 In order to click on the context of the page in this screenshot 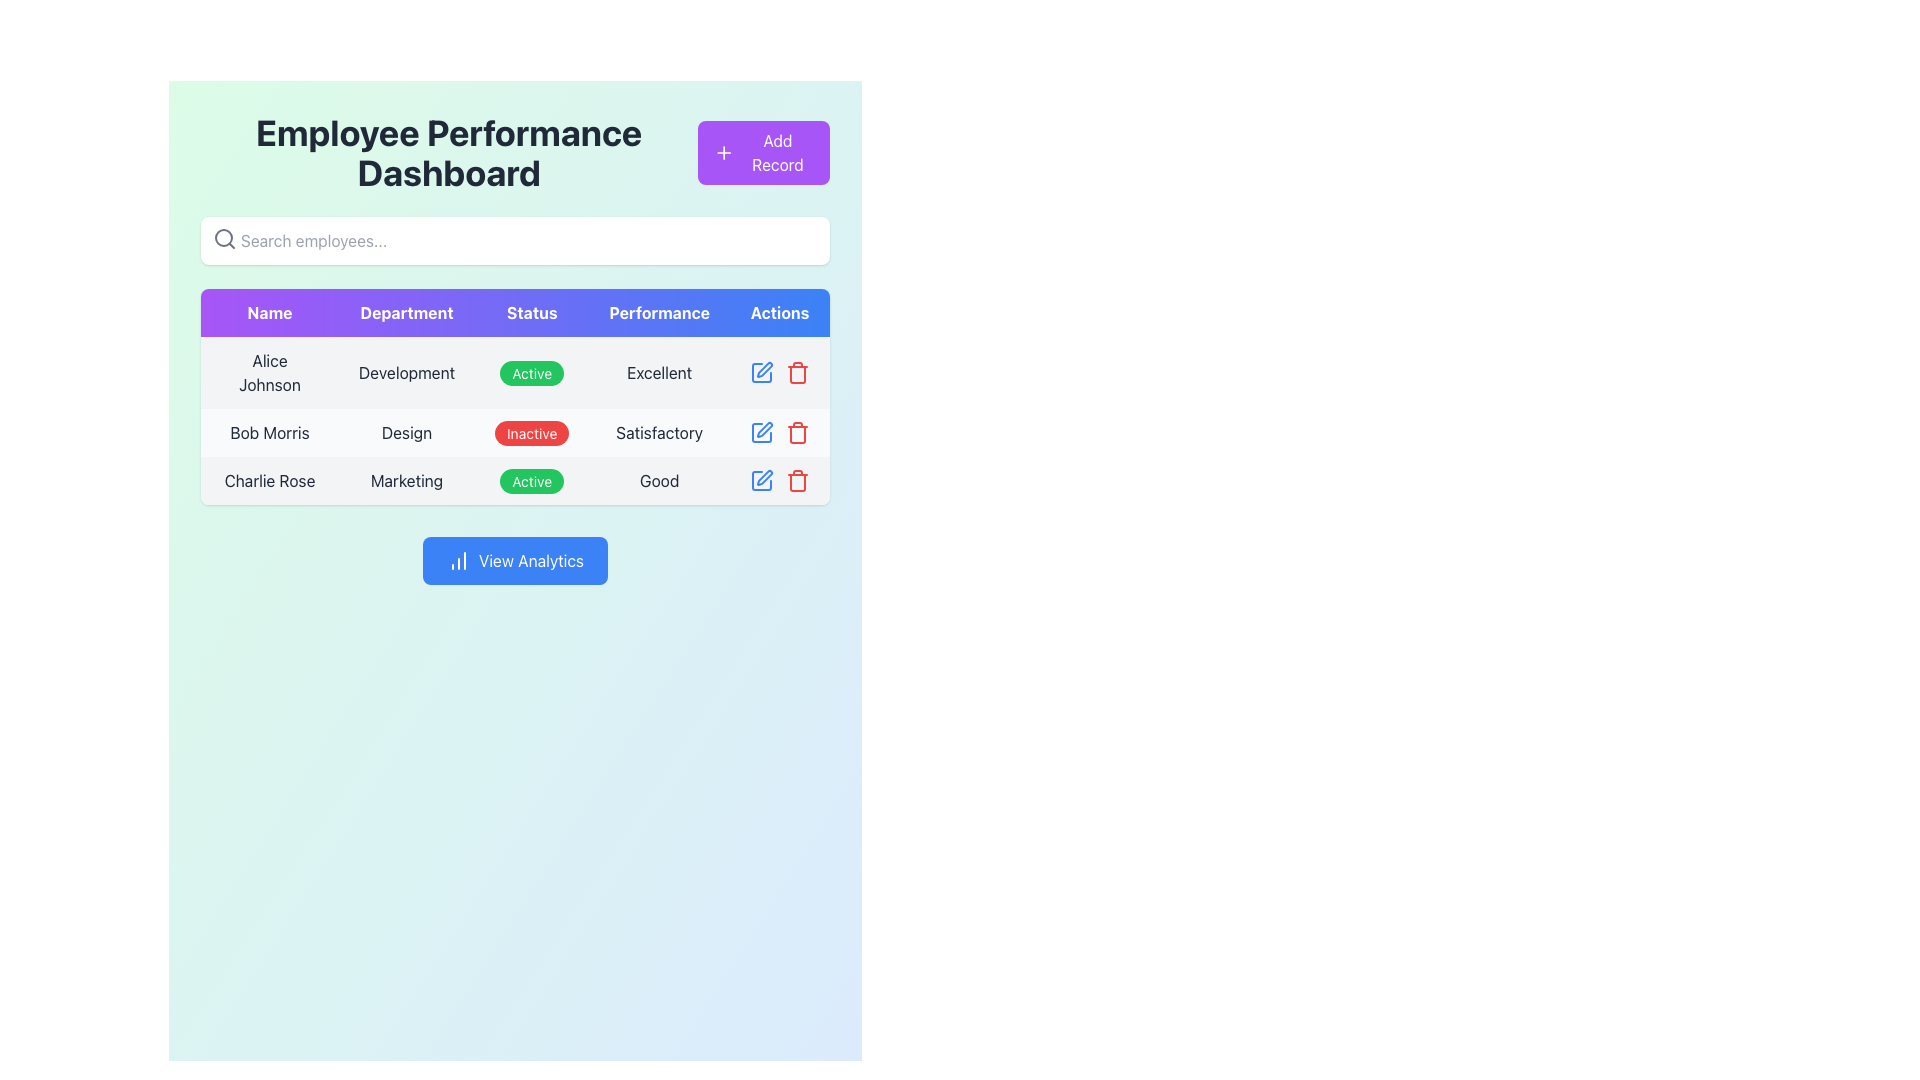, I will do `click(448, 152)`.